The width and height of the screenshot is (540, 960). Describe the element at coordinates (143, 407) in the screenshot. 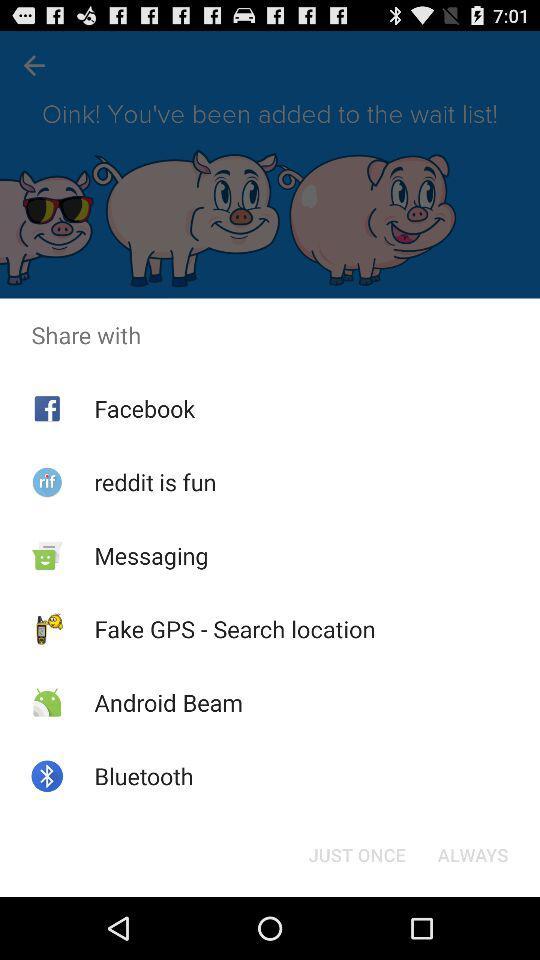

I see `app below share with app` at that location.